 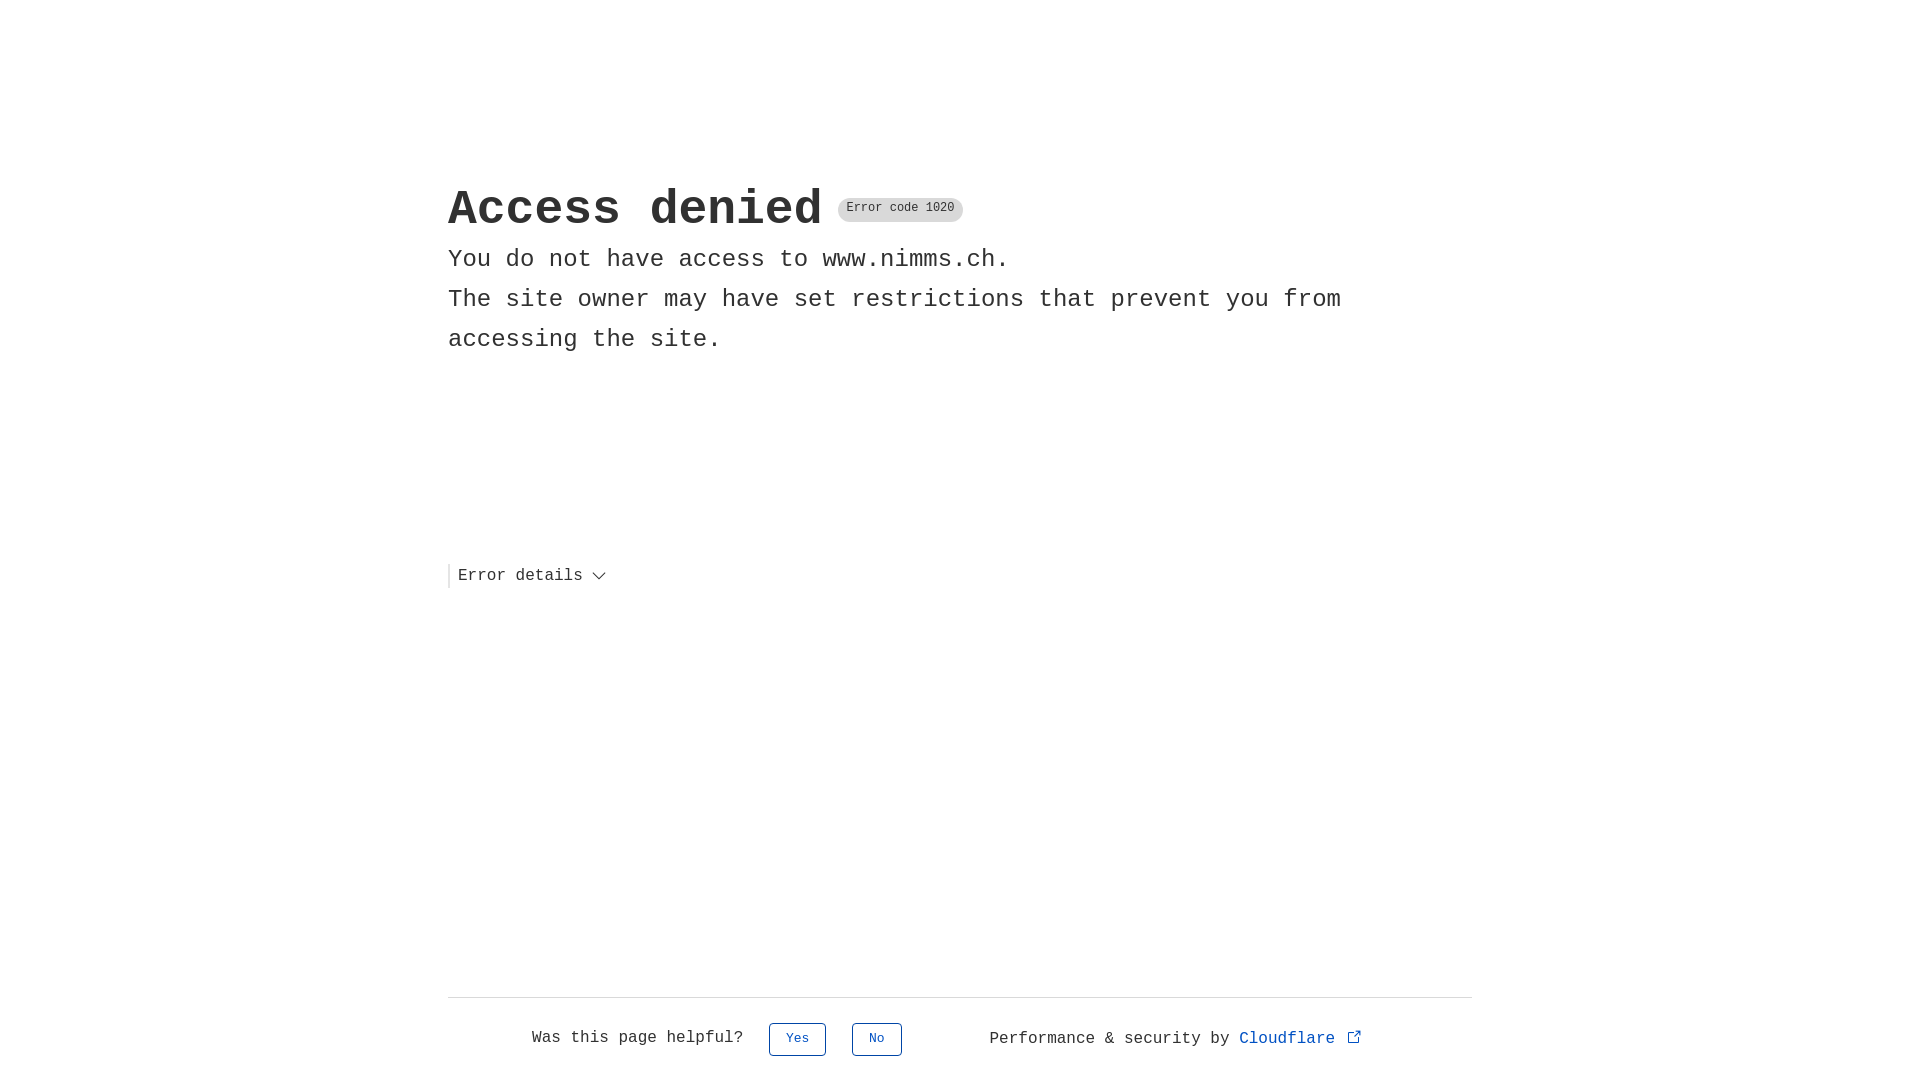 What do you see at coordinates (796, 1038) in the screenshot?
I see `'Yes'` at bounding box center [796, 1038].